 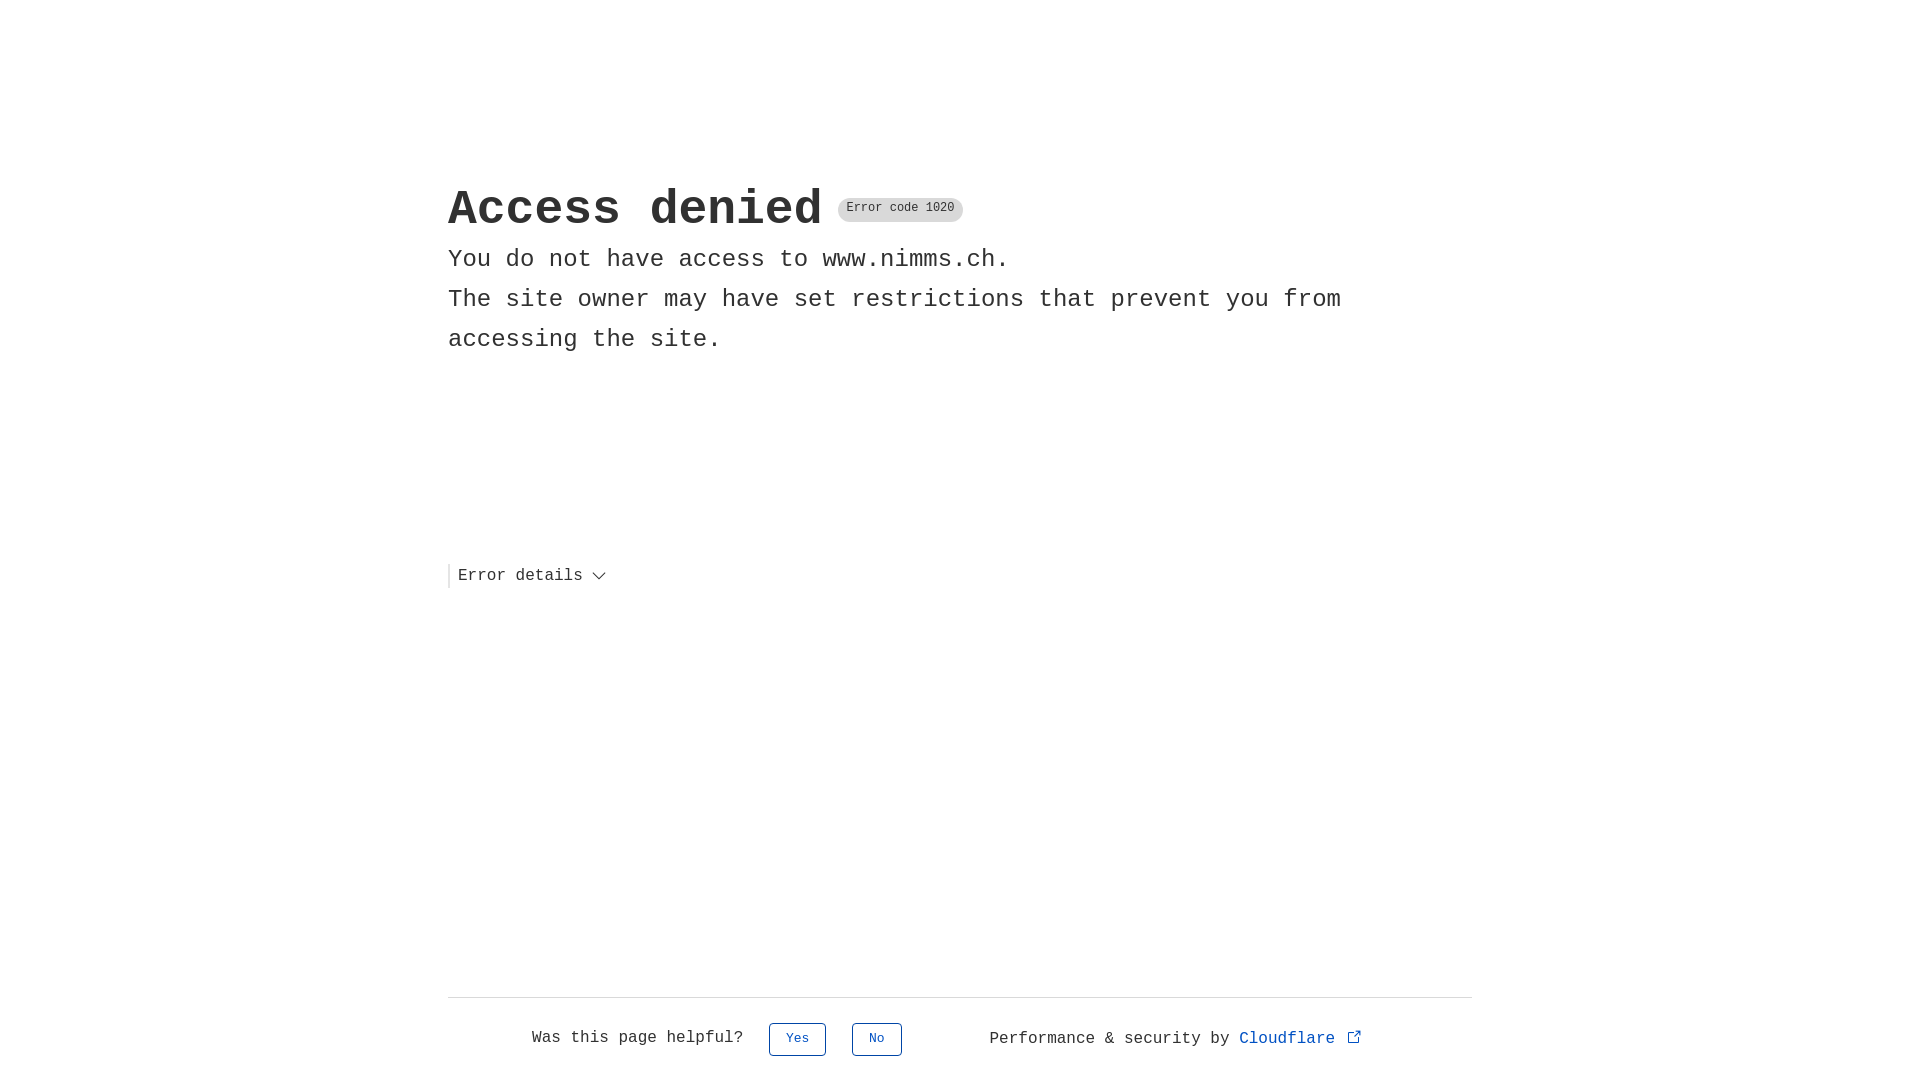 What do you see at coordinates (796, 1038) in the screenshot?
I see `'Yes'` at bounding box center [796, 1038].